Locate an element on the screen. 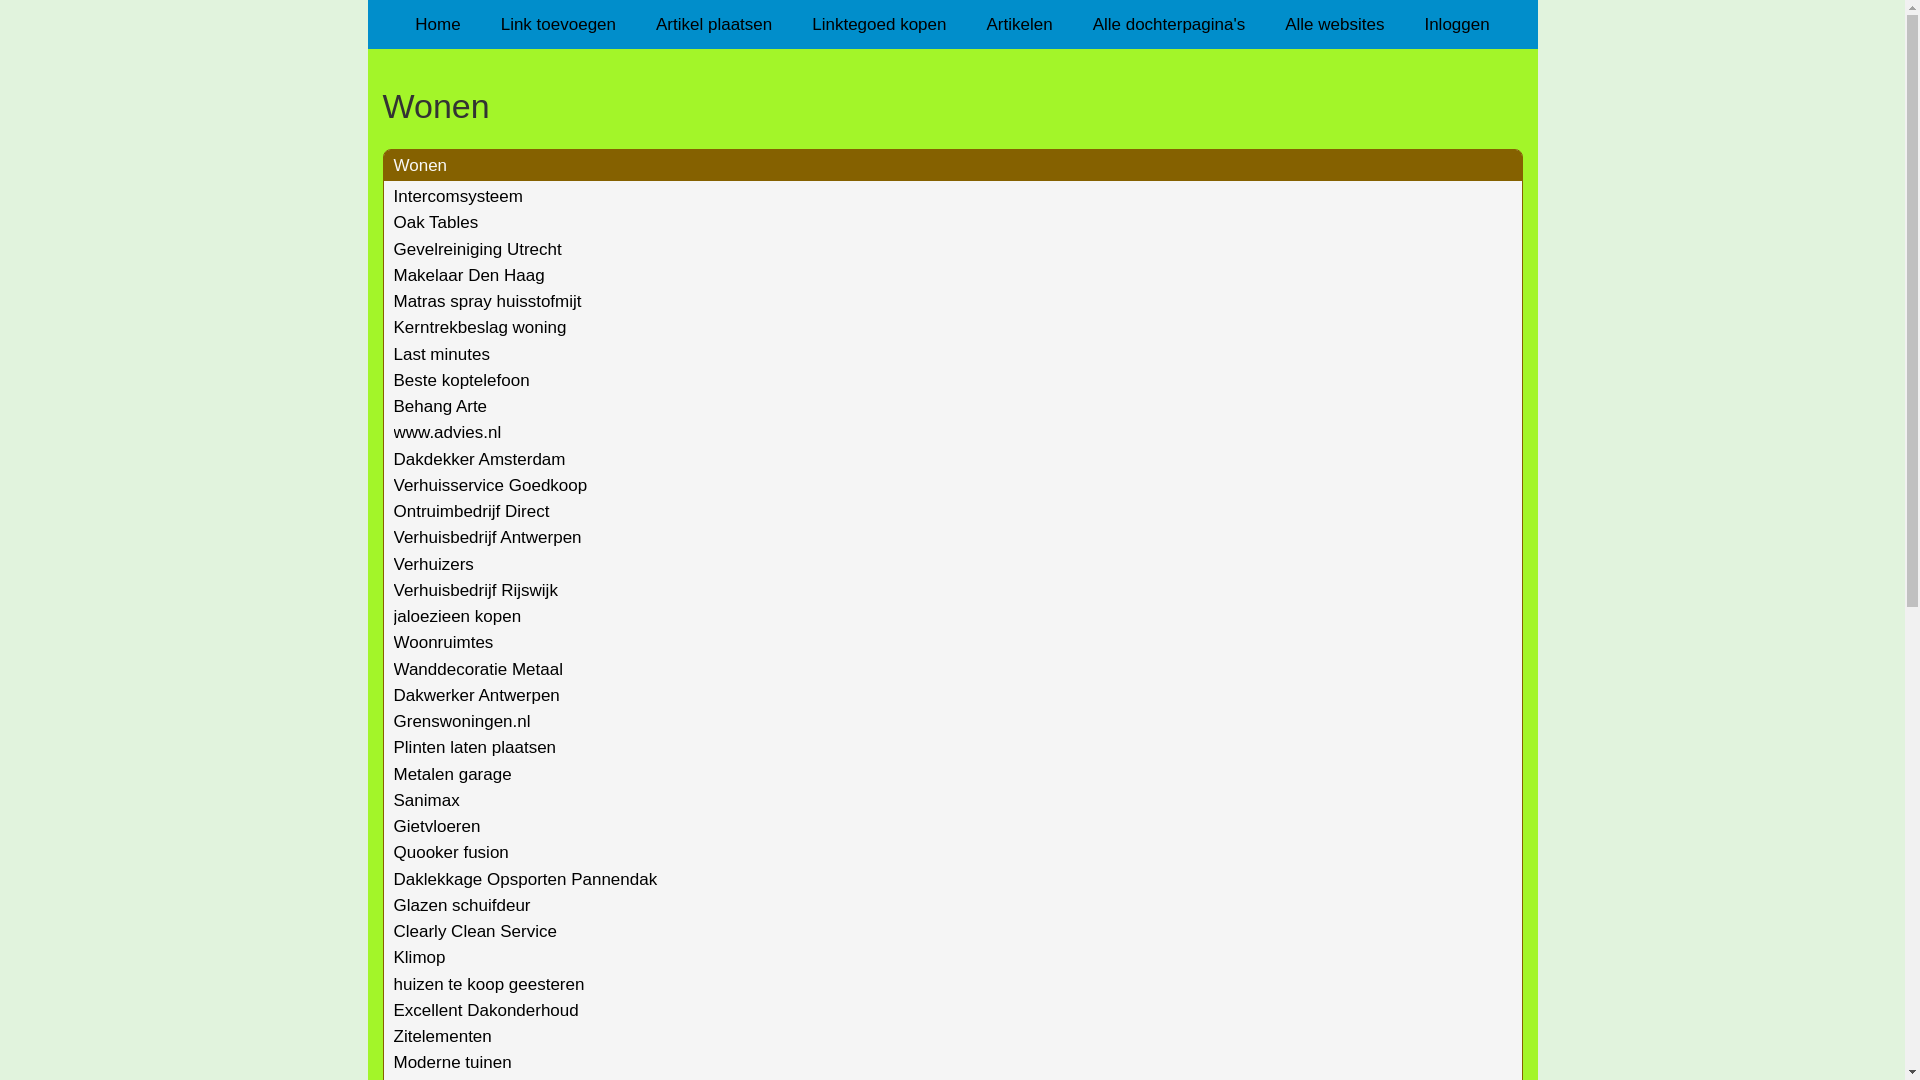 The width and height of the screenshot is (1920, 1080). 'Dakdekker Amsterdam' is located at coordinates (480, 459).